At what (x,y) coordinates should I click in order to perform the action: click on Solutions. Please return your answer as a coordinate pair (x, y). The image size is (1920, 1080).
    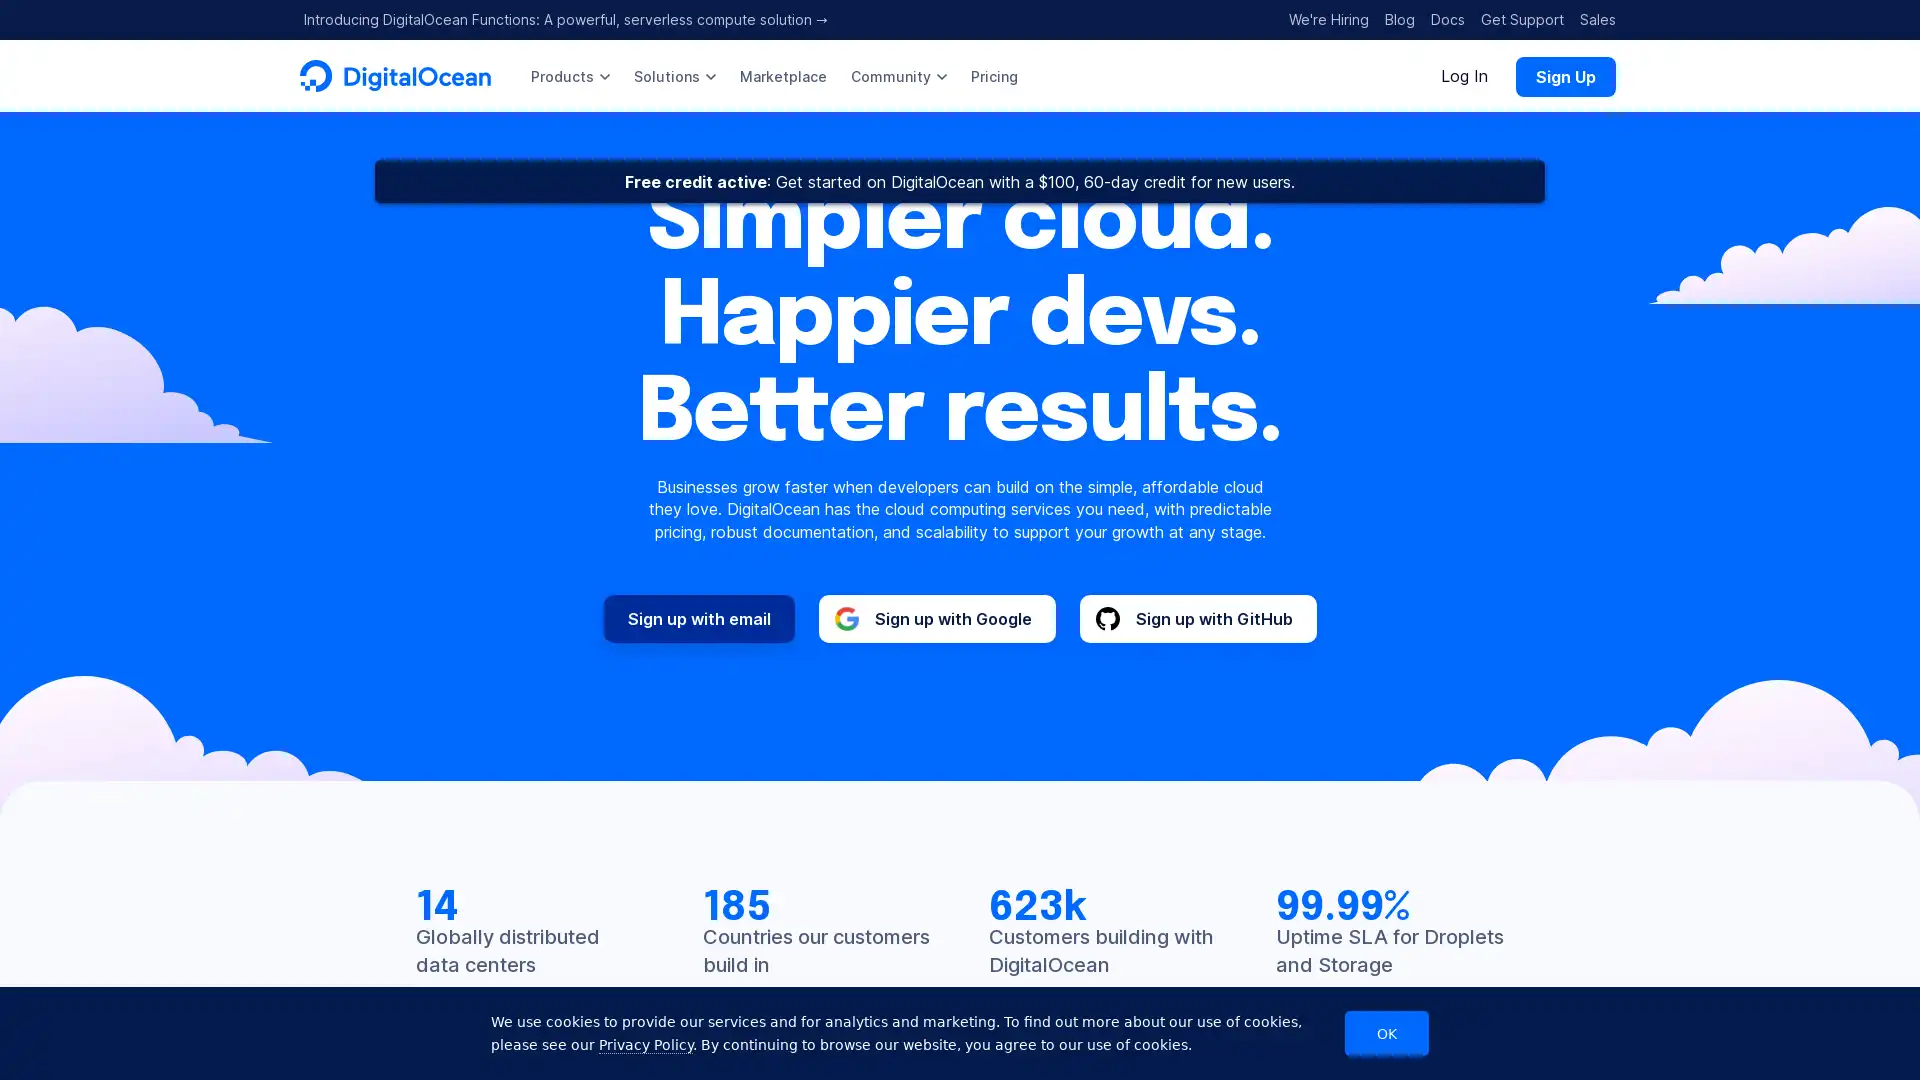
    Looking at the image, I should click on (675, 75).